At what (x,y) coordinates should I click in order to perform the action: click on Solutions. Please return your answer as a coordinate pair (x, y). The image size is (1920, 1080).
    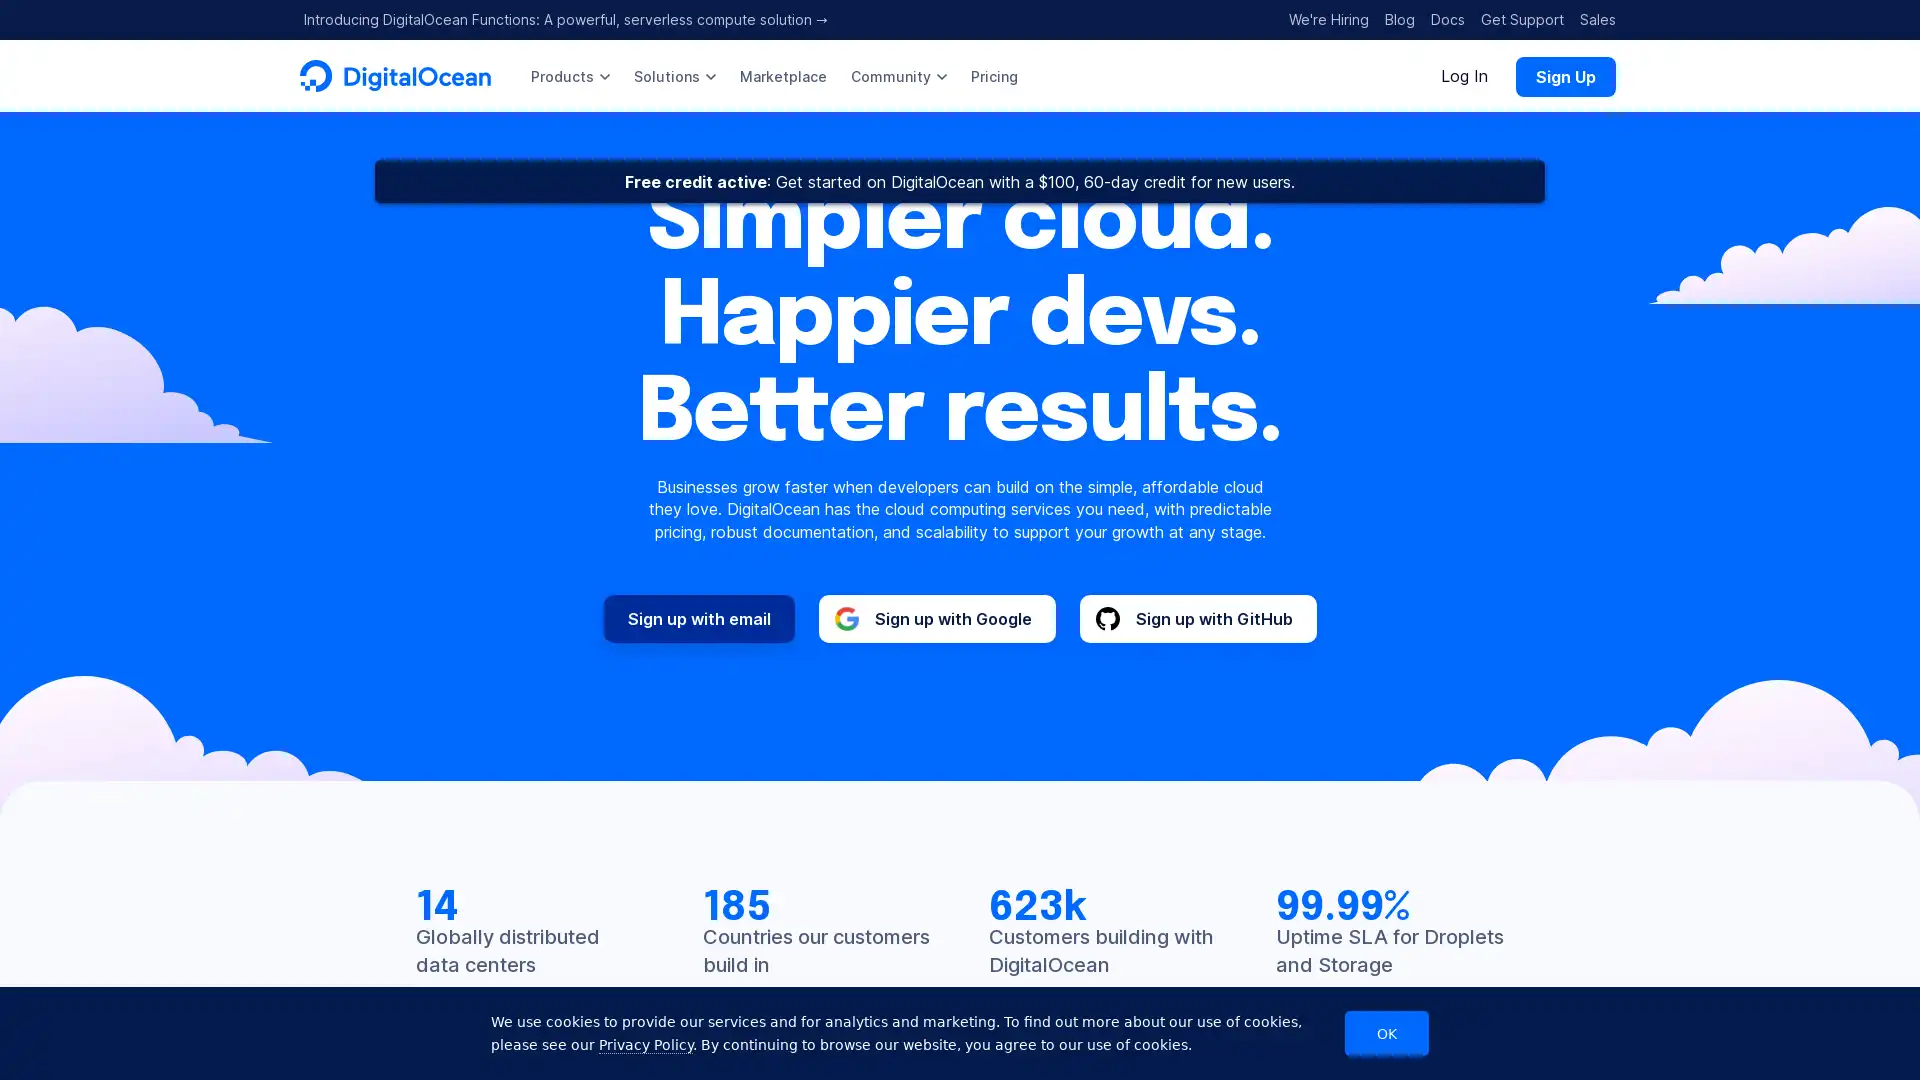
    Looking at the image, I should click on (675, 75).